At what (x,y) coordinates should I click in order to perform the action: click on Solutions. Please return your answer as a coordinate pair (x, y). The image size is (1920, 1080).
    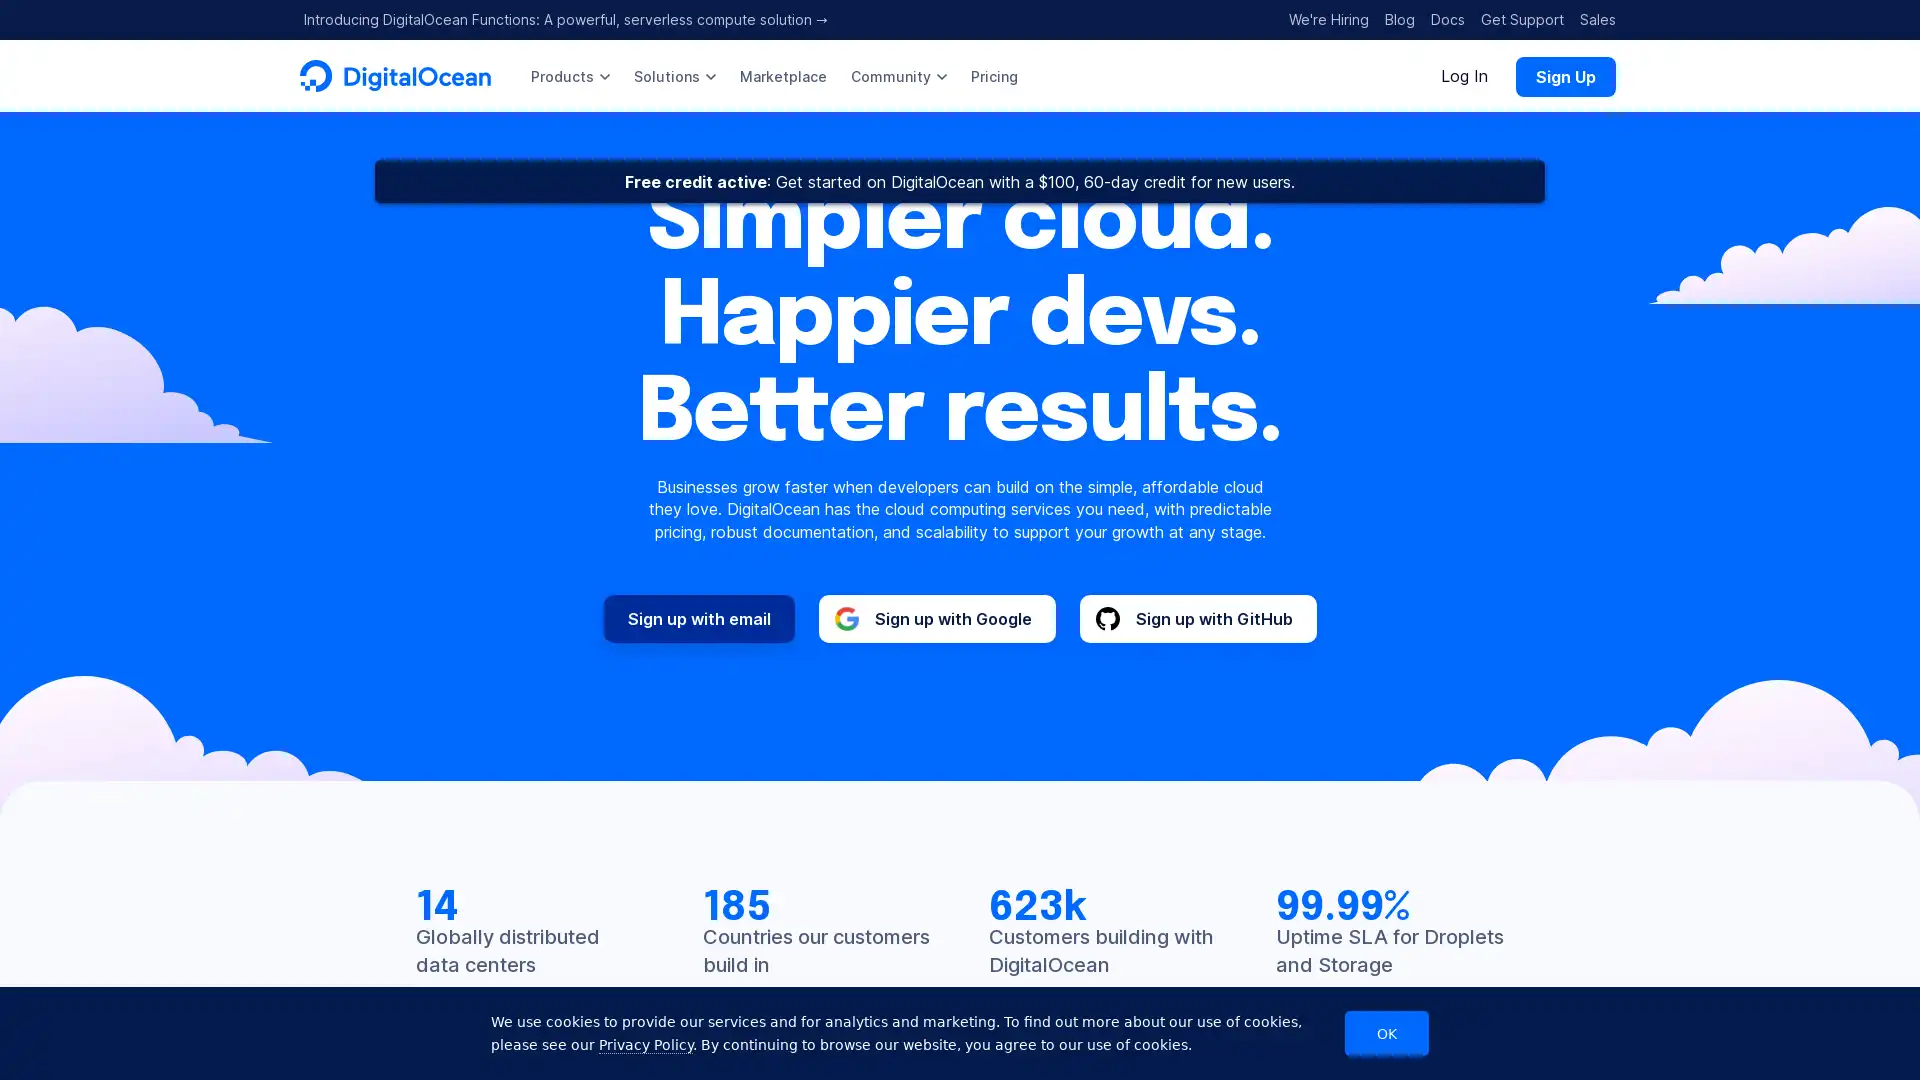
    Looking at the image, I should click on (675, 75).